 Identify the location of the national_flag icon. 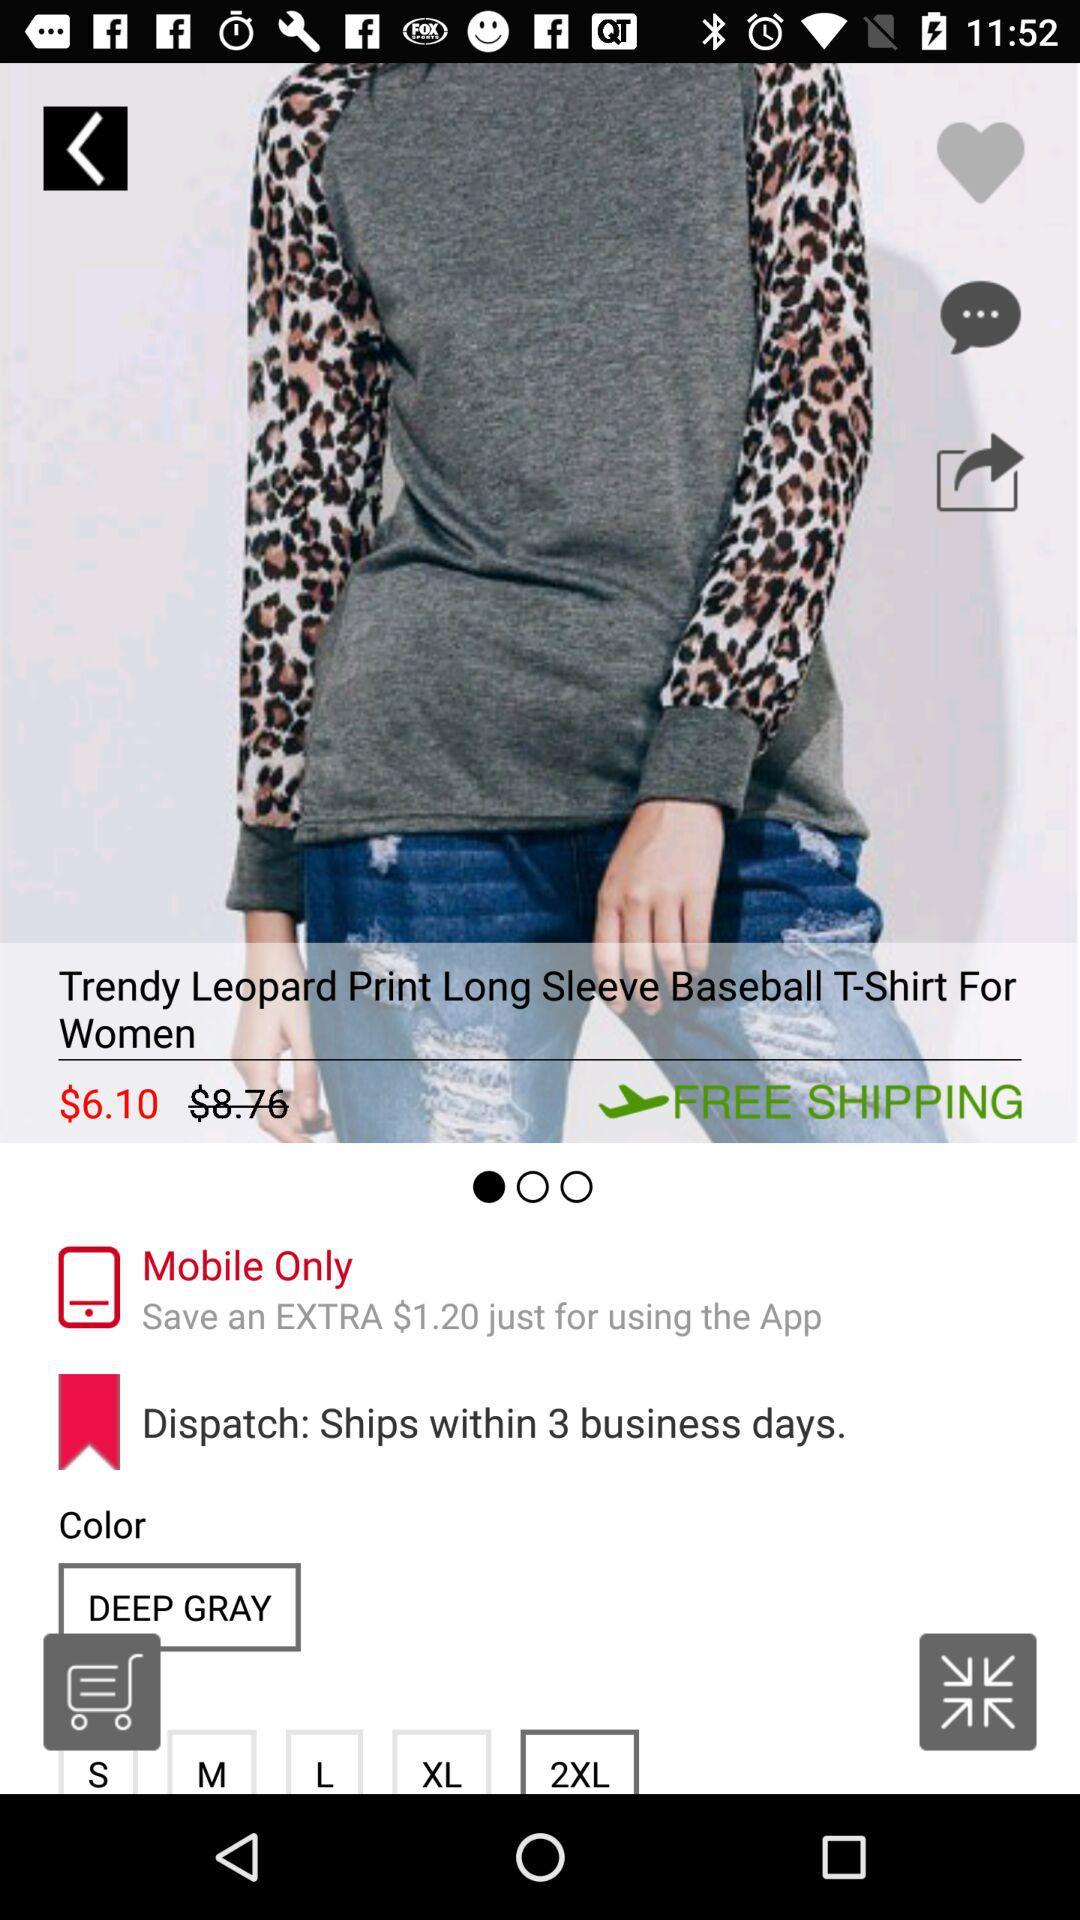
(977, 1691).